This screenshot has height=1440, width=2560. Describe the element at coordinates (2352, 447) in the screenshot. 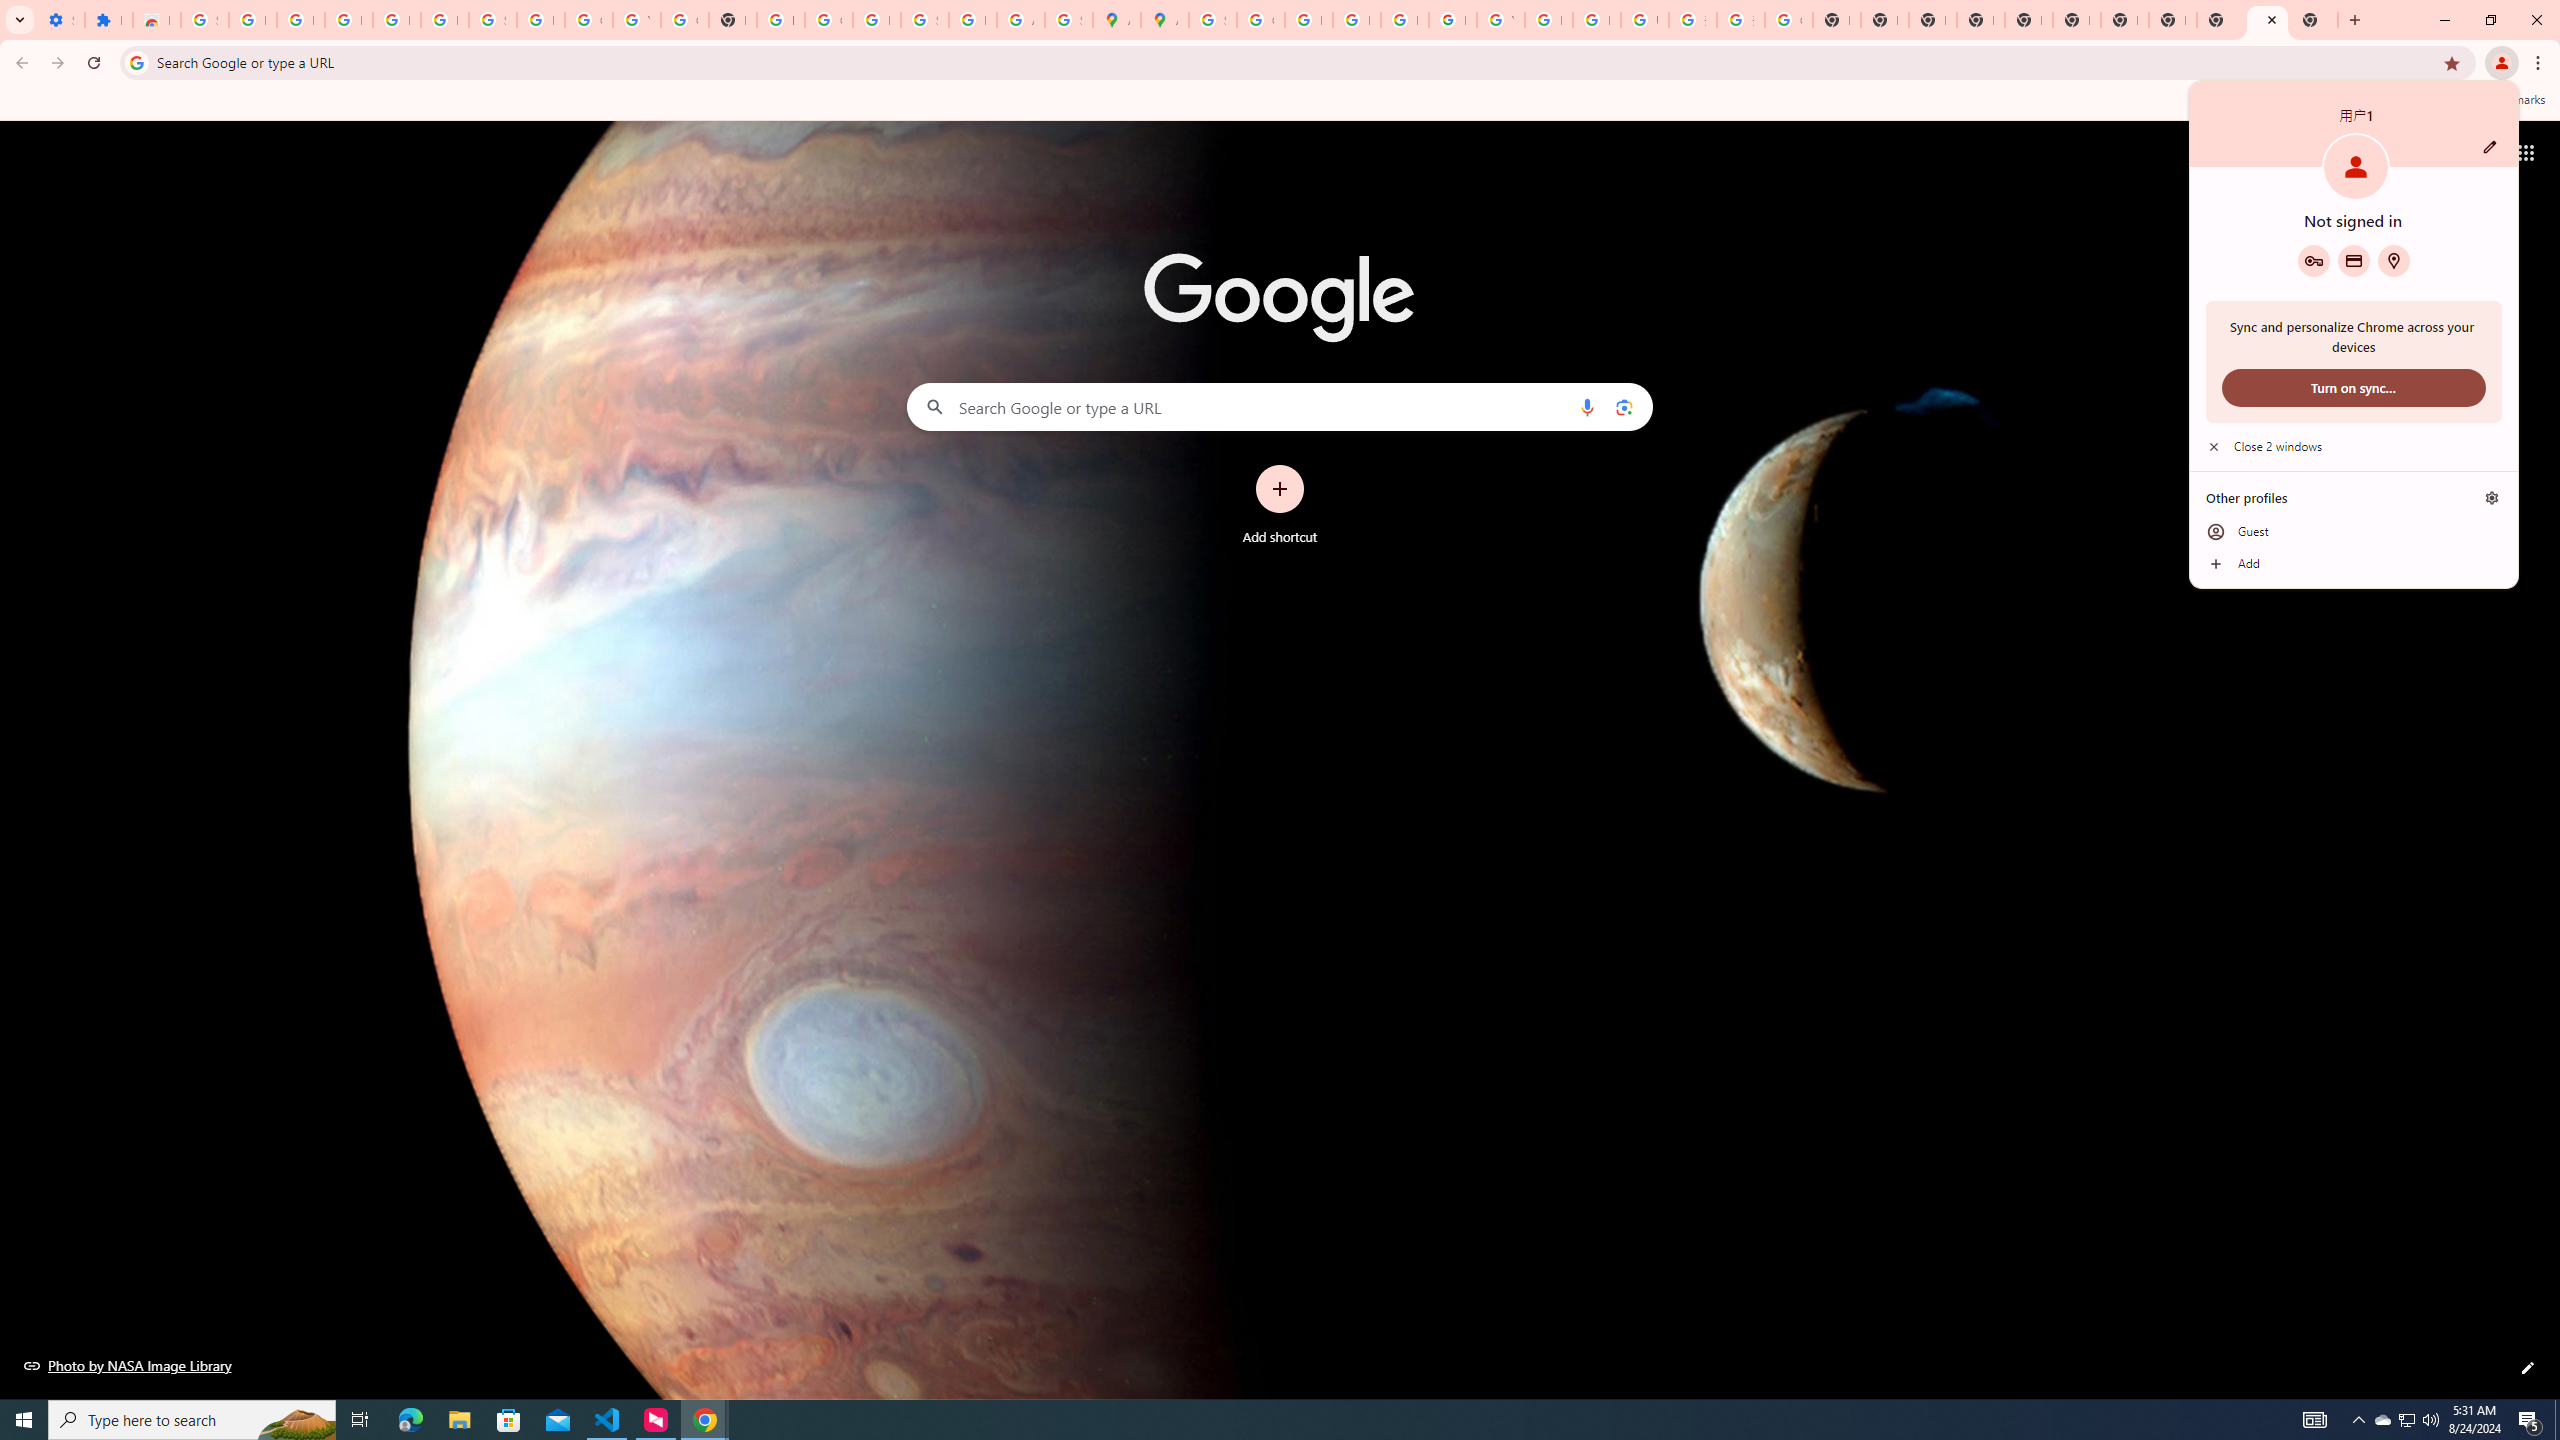

I see `'Close 2 windows'` at that location.